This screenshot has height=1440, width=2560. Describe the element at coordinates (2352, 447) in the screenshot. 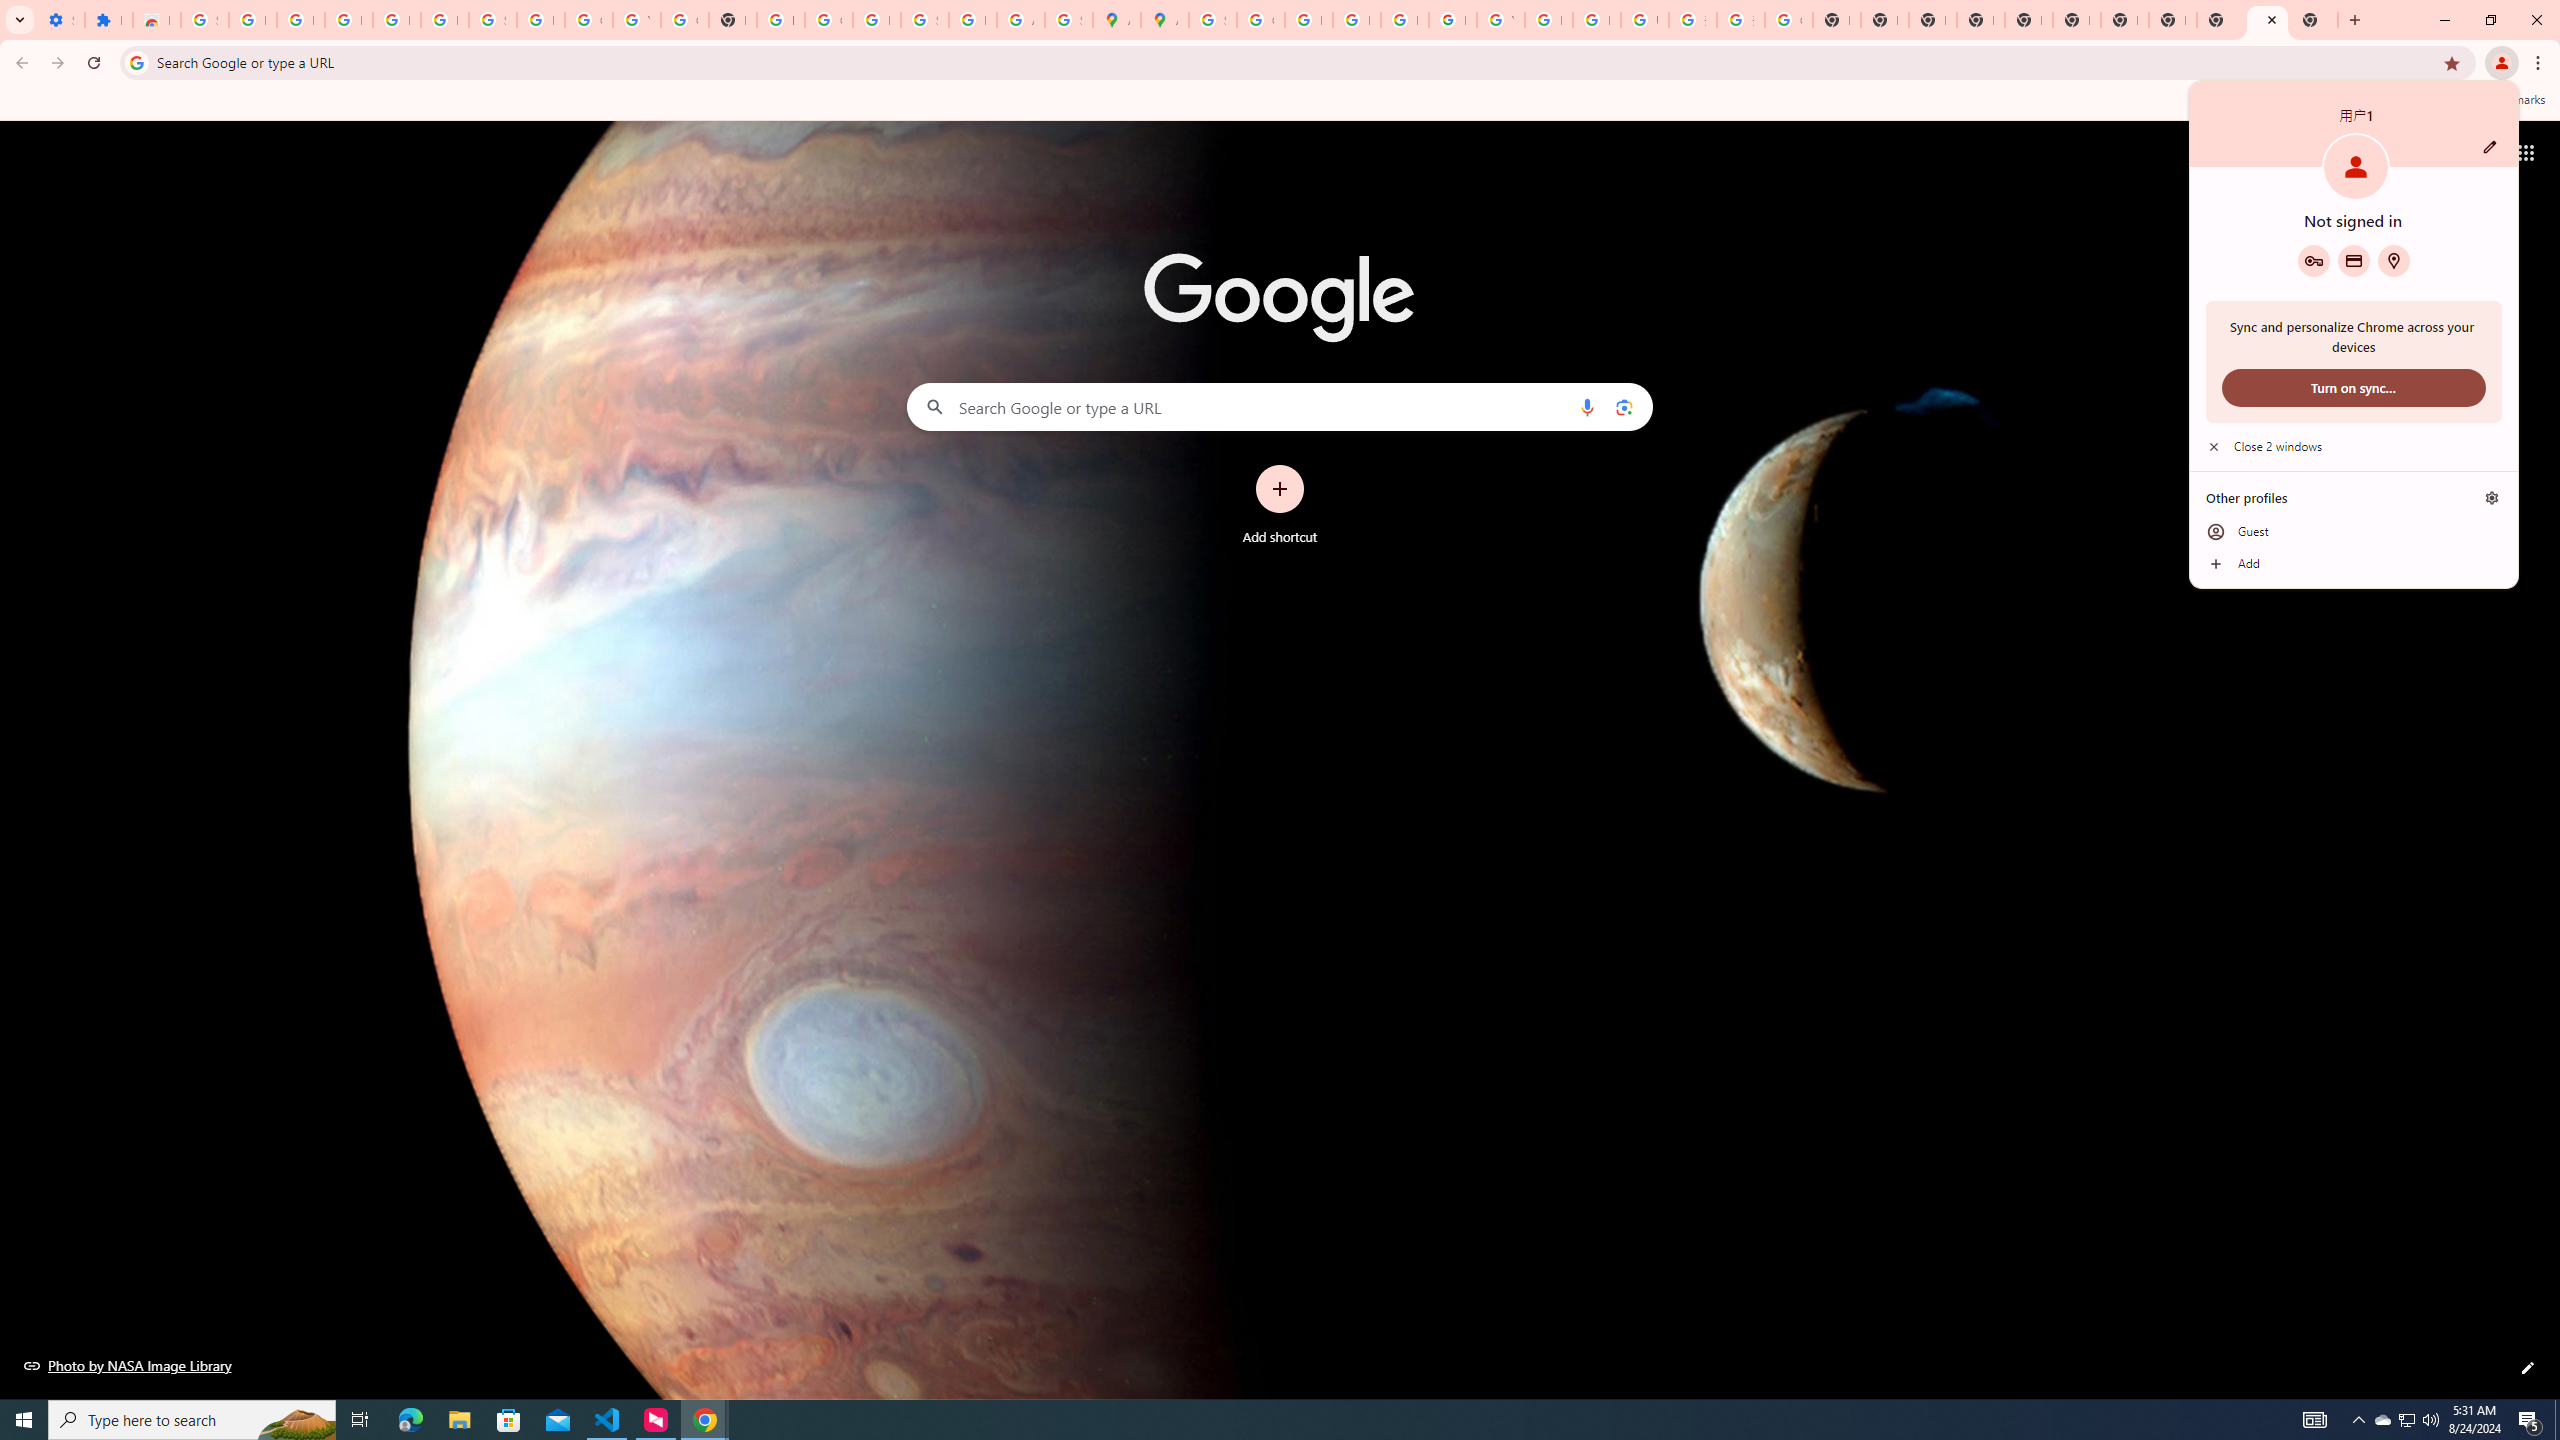

I see `'Close 2 windows'` at that location.